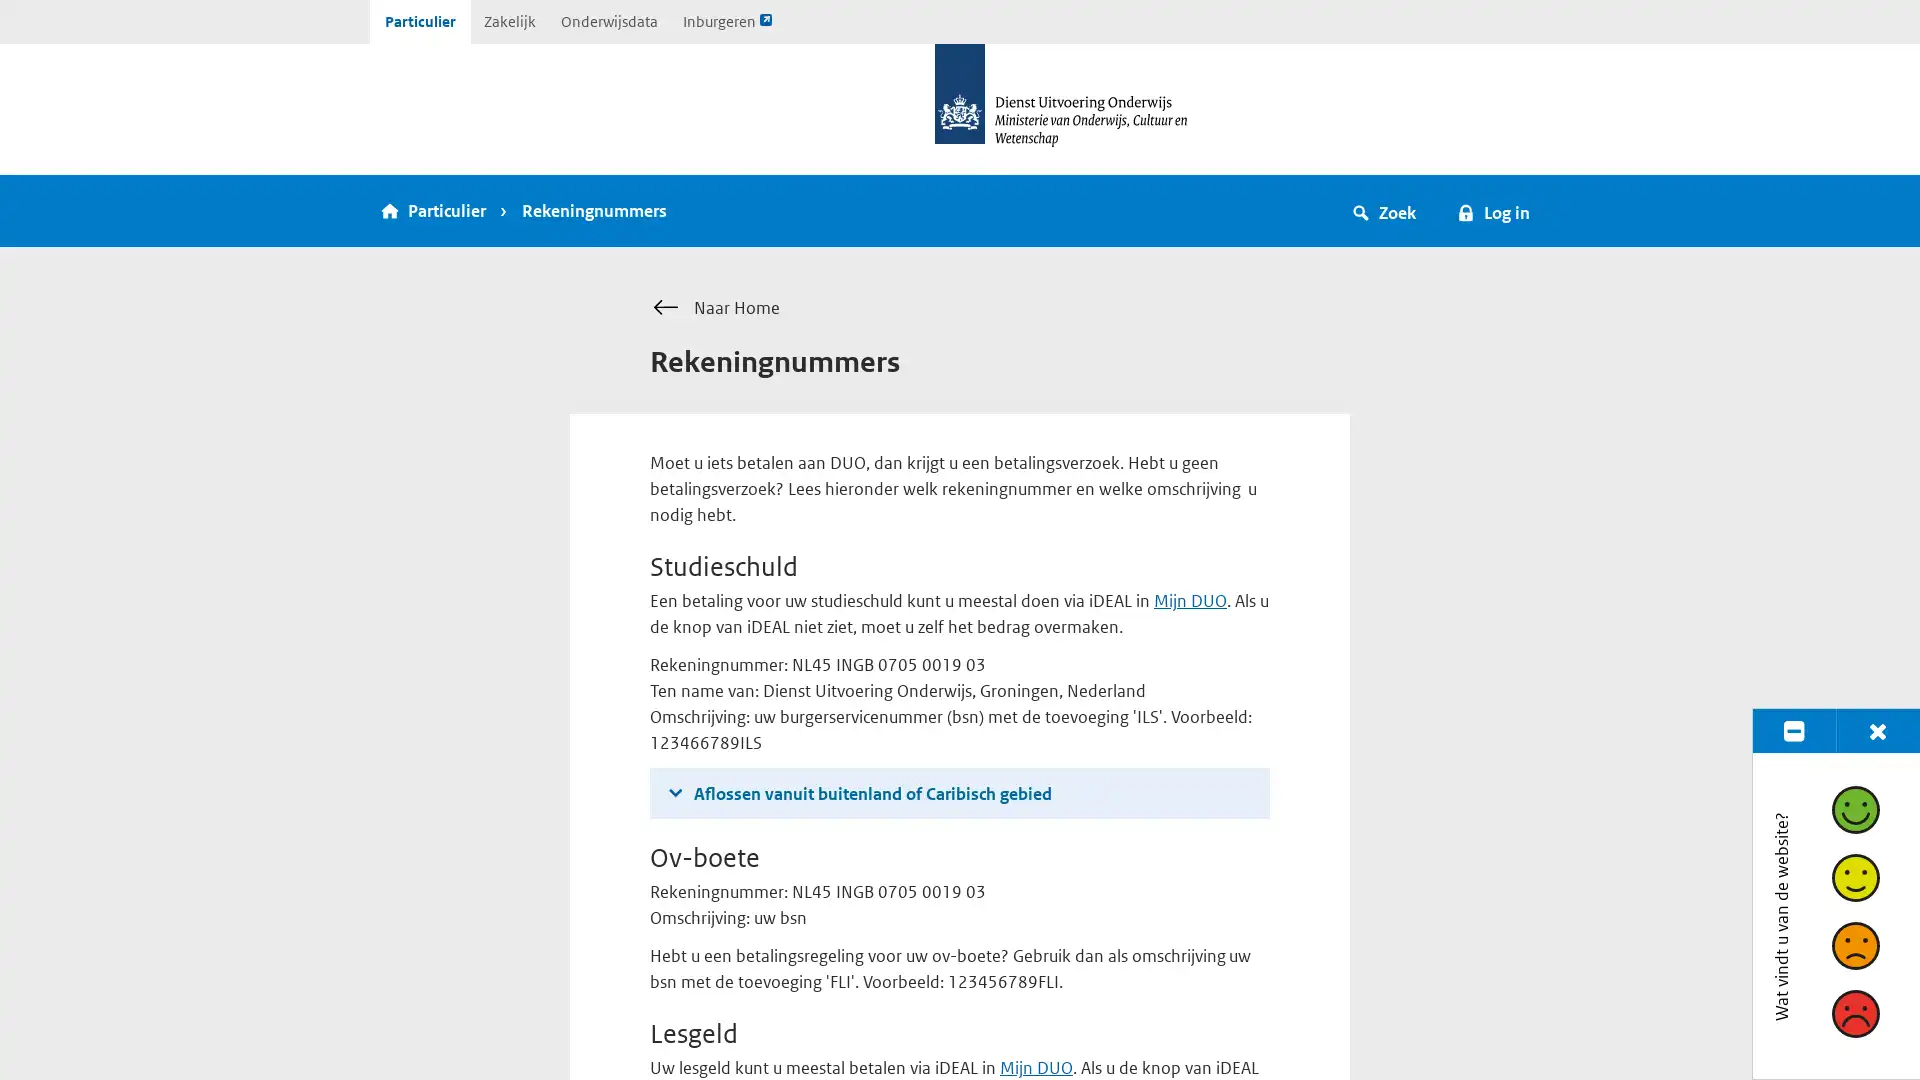  Describe the element at coordinates (1853, 945) in the screenshot. I see `Matig` at that location.